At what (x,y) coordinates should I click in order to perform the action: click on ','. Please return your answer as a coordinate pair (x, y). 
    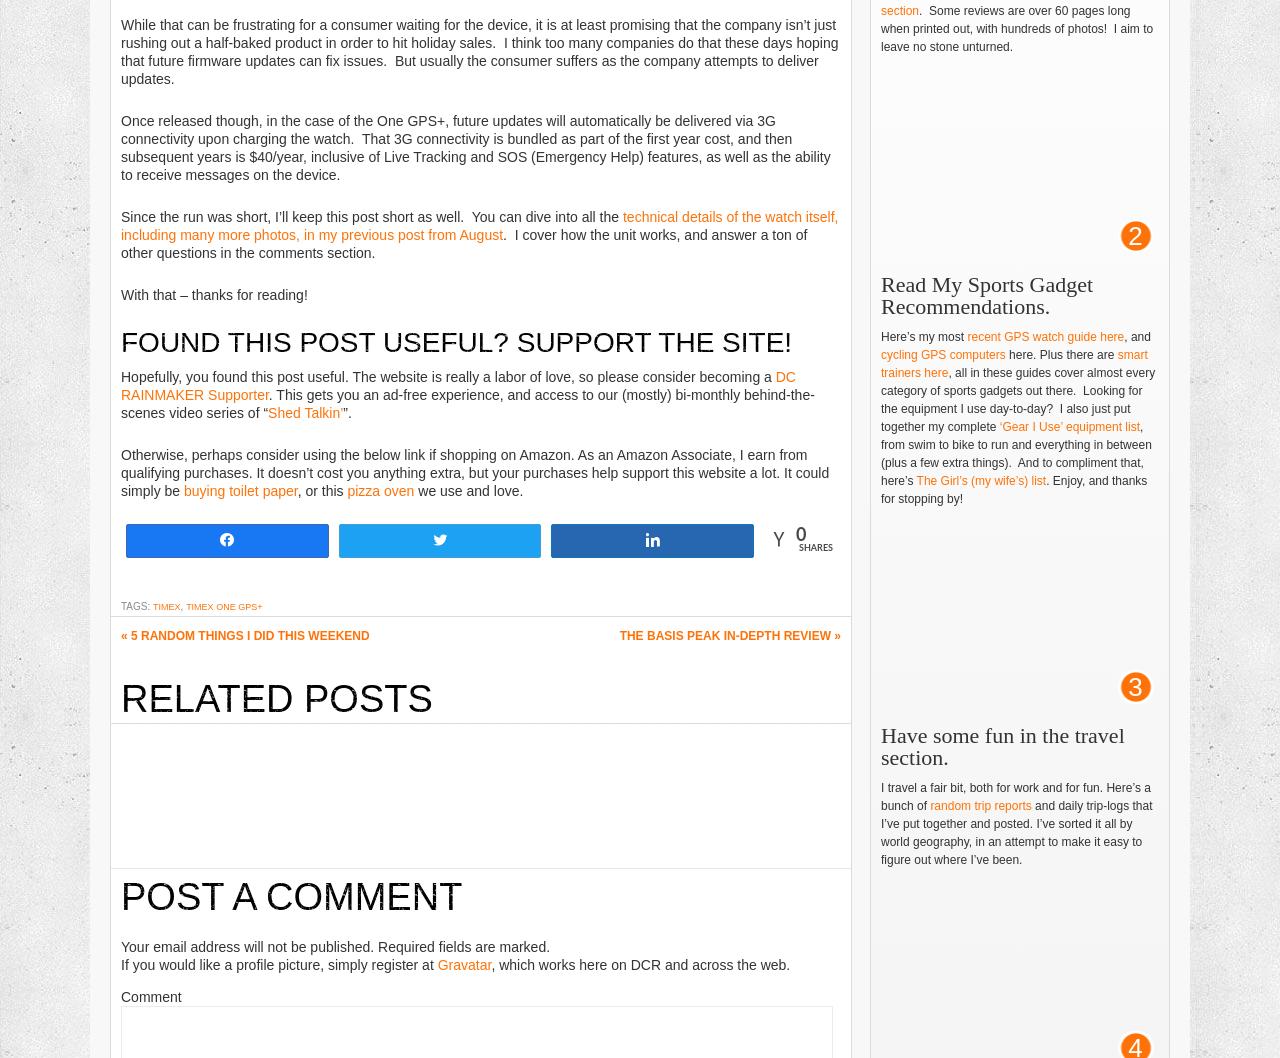
    Looking at the image, I should click on (183, 605).